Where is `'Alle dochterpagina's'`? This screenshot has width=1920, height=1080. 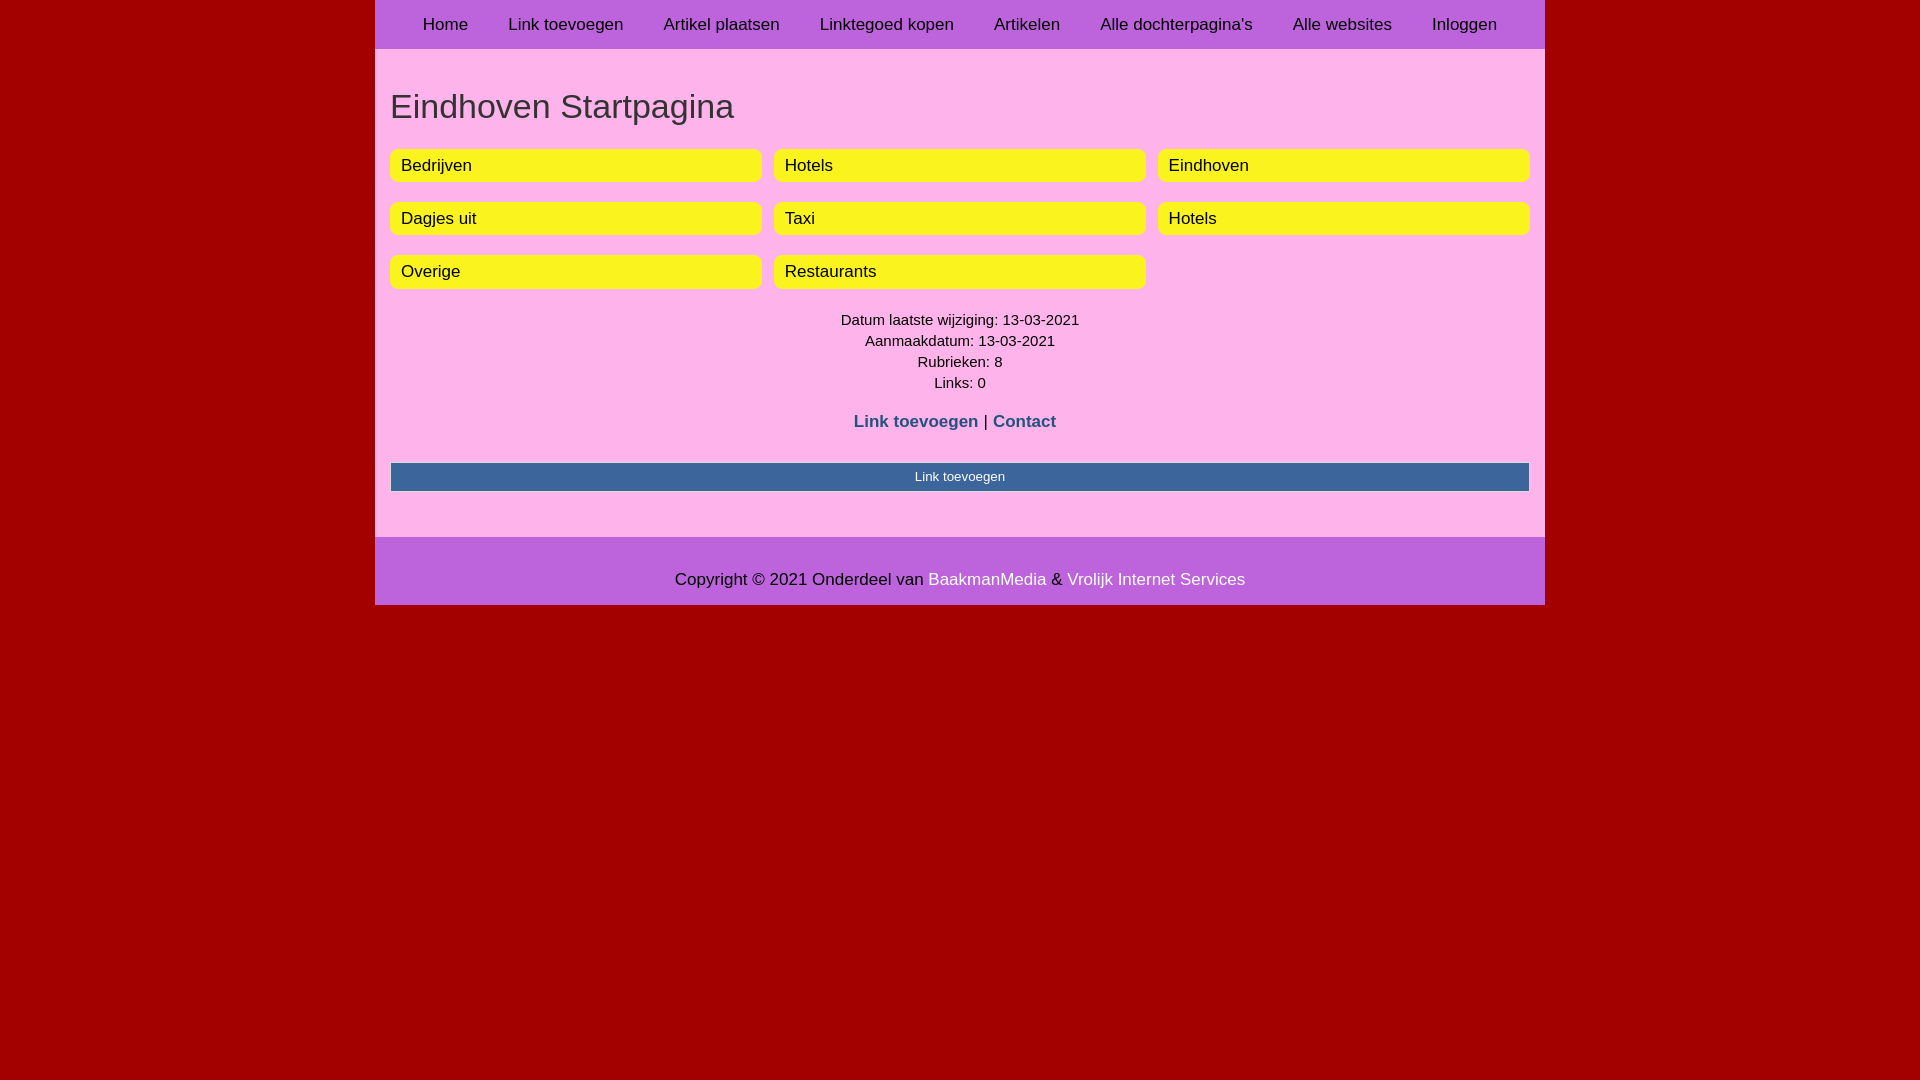 'Alle dochterpagina's' is located at coordinates (1079, 24).